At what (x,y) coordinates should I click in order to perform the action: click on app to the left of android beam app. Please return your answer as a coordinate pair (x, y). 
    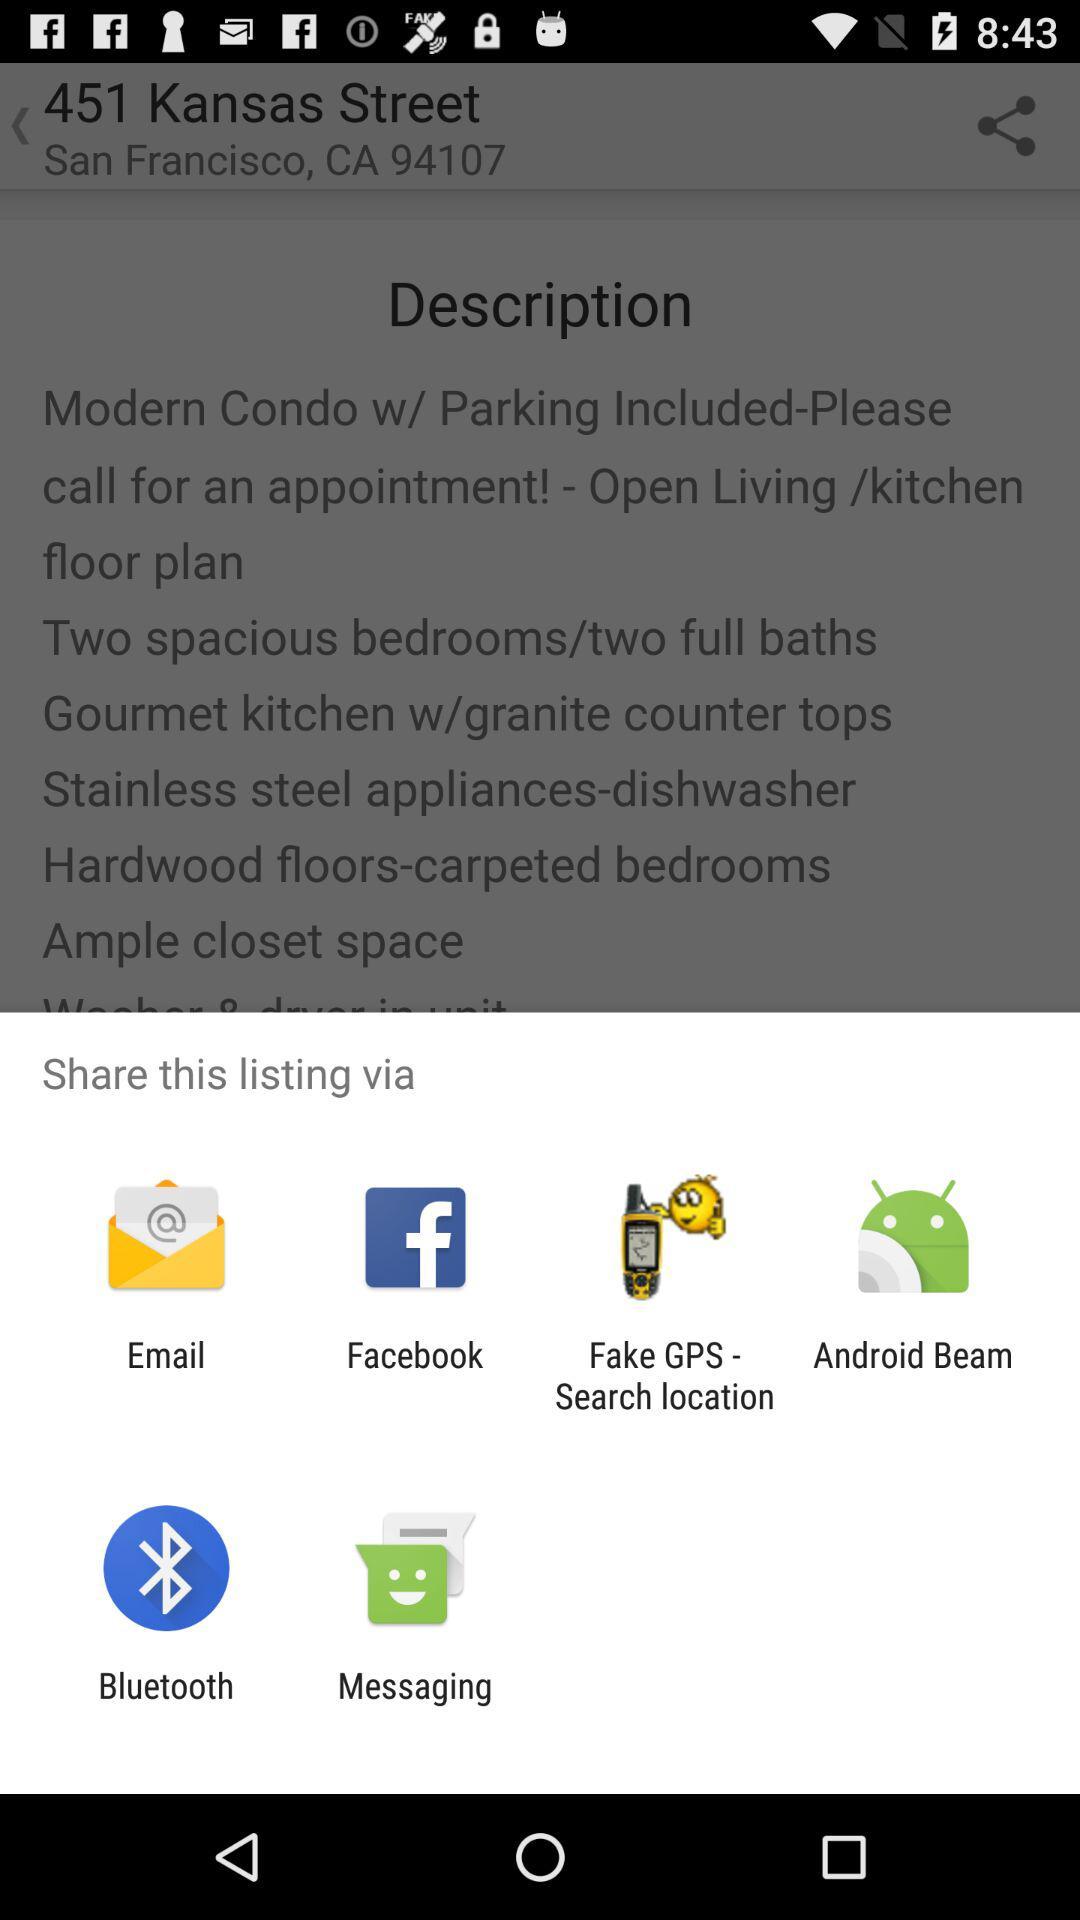
    Looking at the image, I should click on (664, 1374).